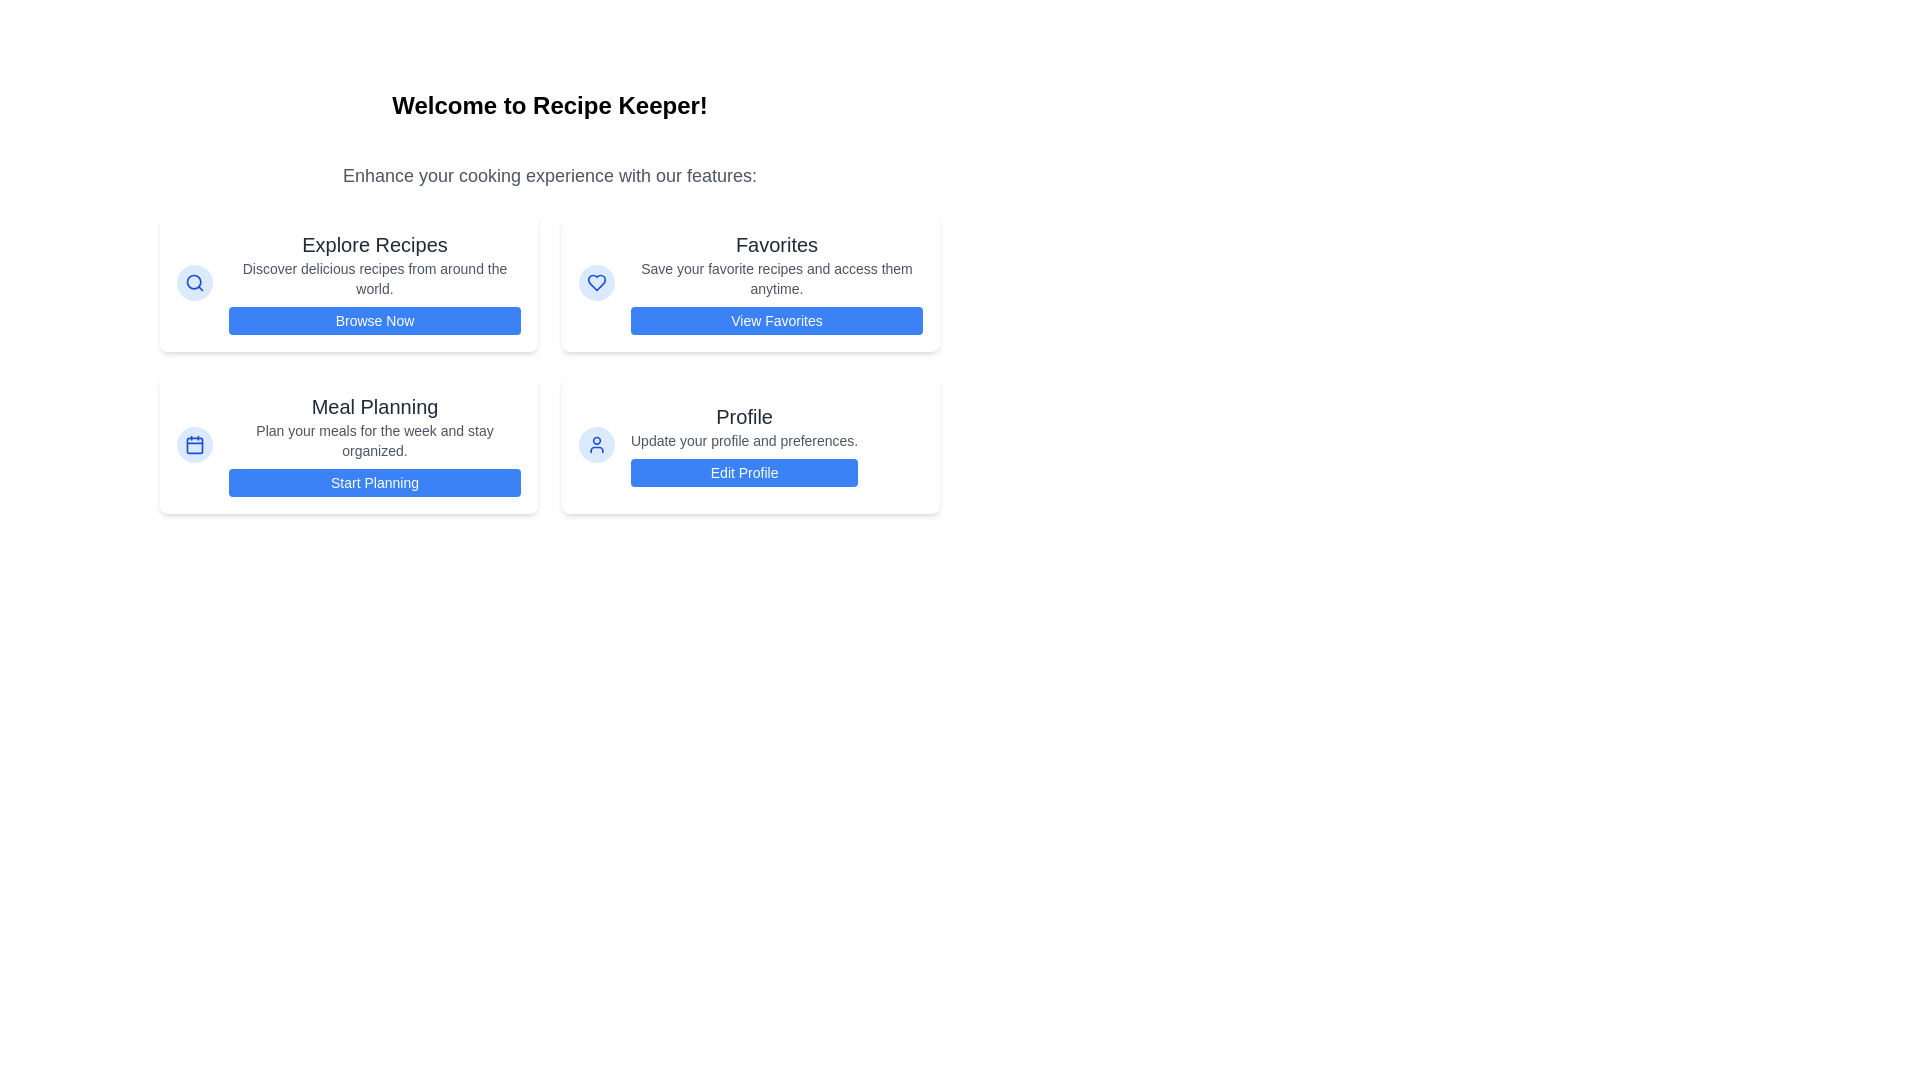  I want to click on the search icon, which is a circular outline with a magnifying glass, located inside the 'Explore Recipes' card at the top left of the grid, so click(195, 282).